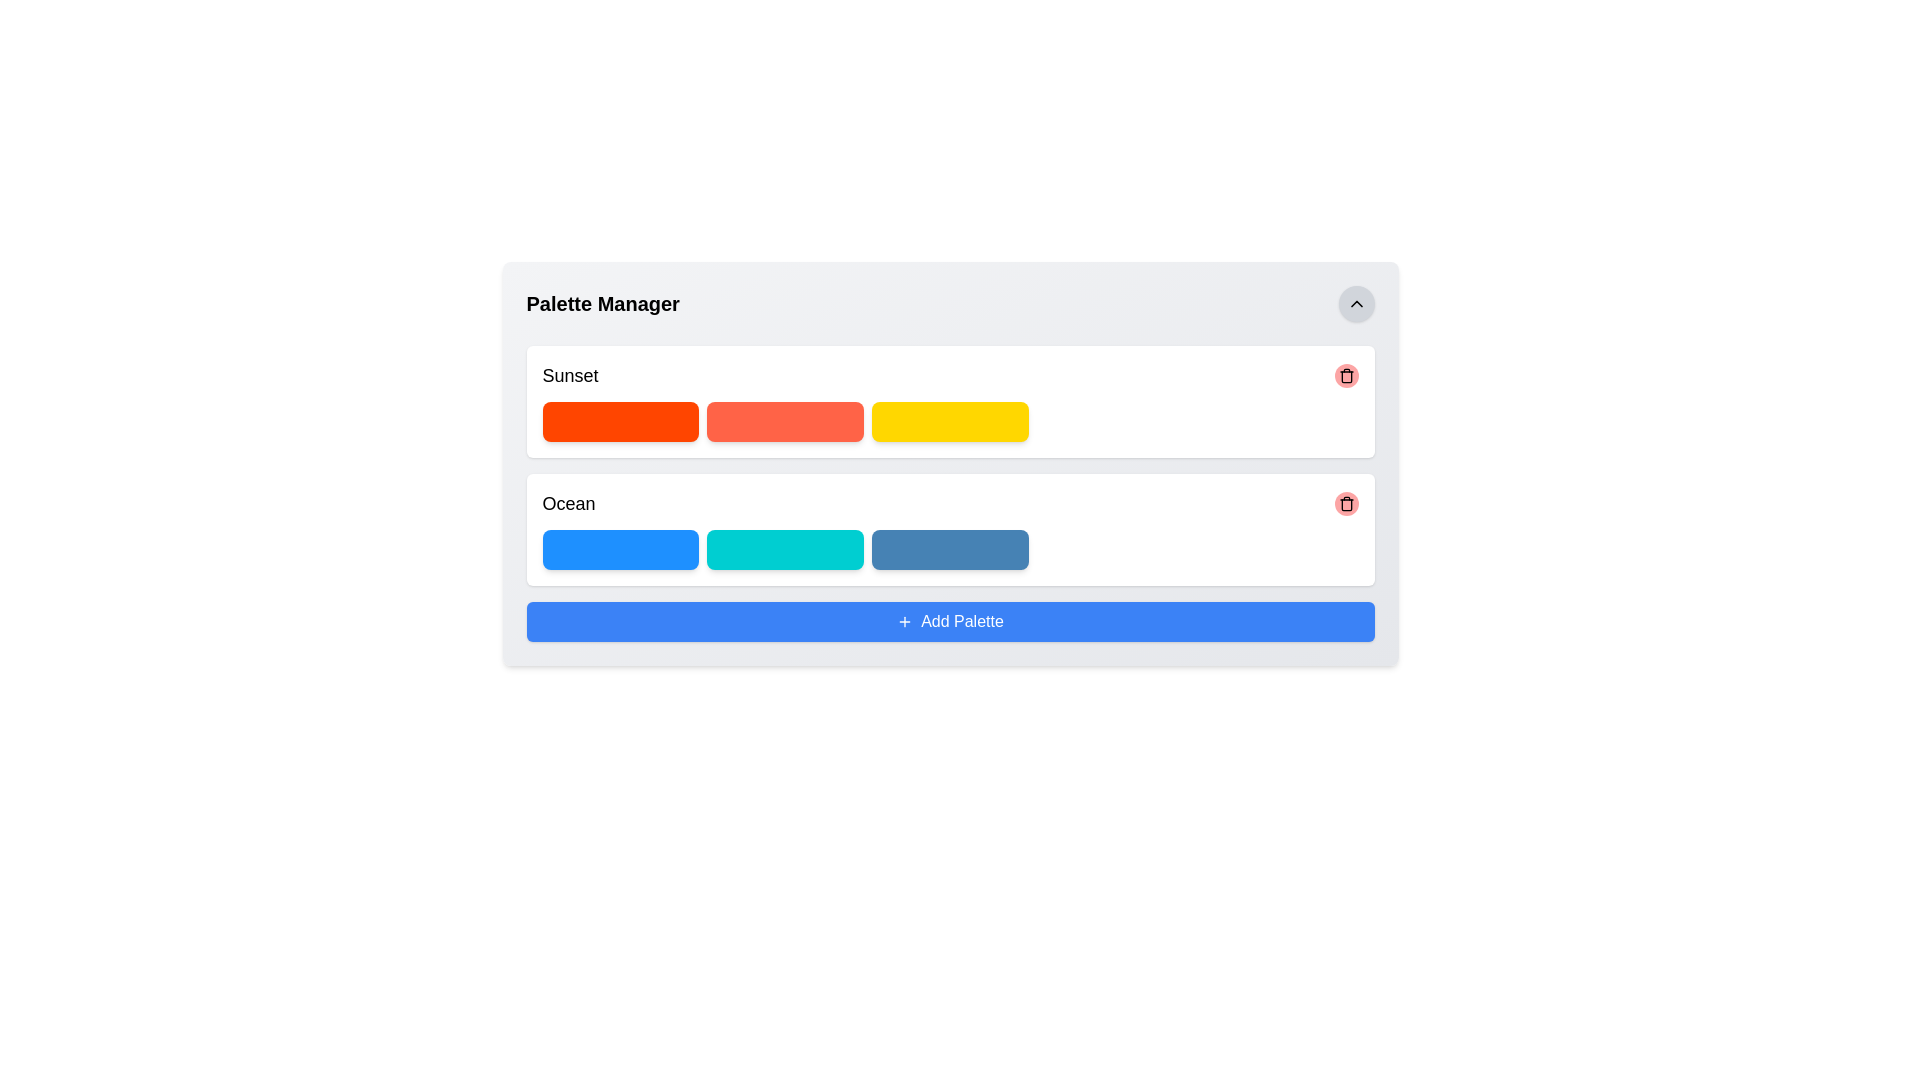 The height and width of the screenshot is (1080, 1920). What do you see at coordinates (602, 304) in the screenshot?
I see `the 'Palette Manager' text label located at the top-left corner of the header section of the card-like component` at bounding box center [602, 304].